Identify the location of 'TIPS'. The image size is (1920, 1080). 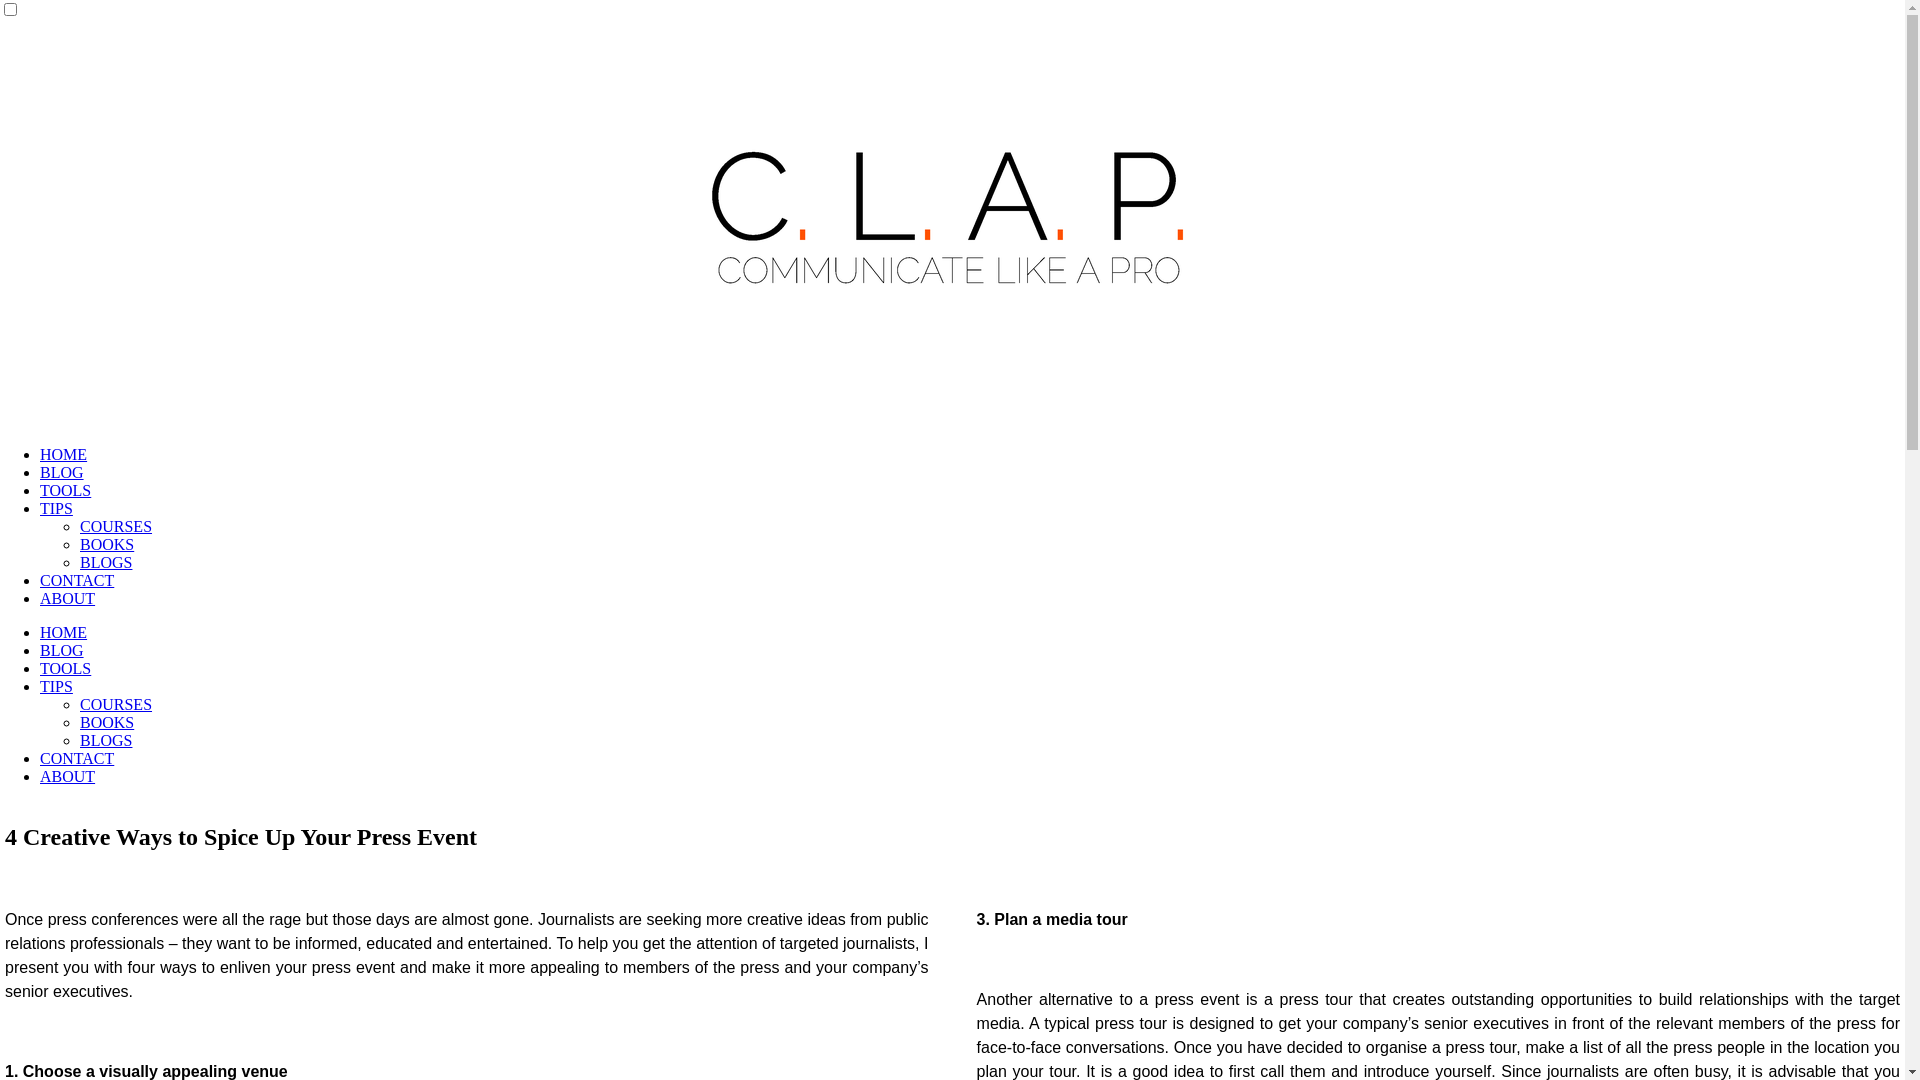
(56, 685).